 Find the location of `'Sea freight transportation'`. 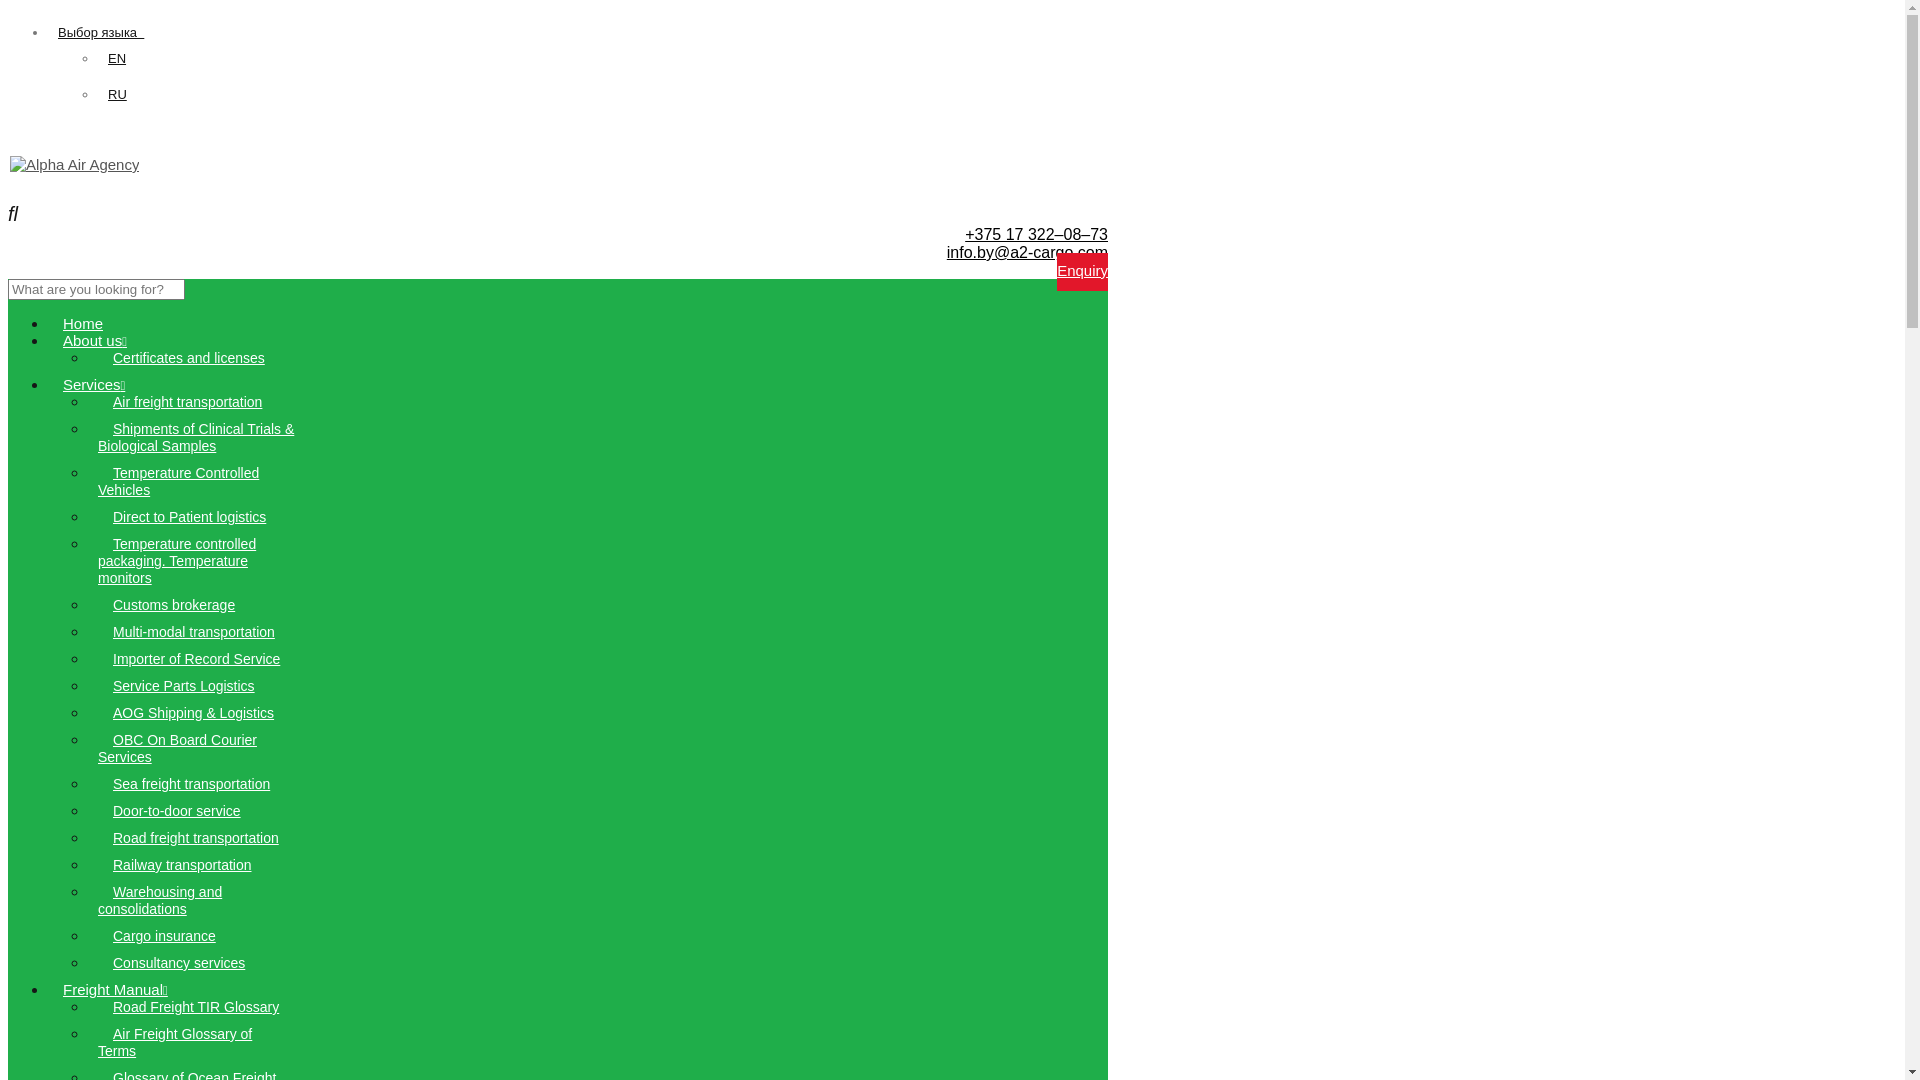

'Sea freight transportation' is located at coordinates (191, 782).